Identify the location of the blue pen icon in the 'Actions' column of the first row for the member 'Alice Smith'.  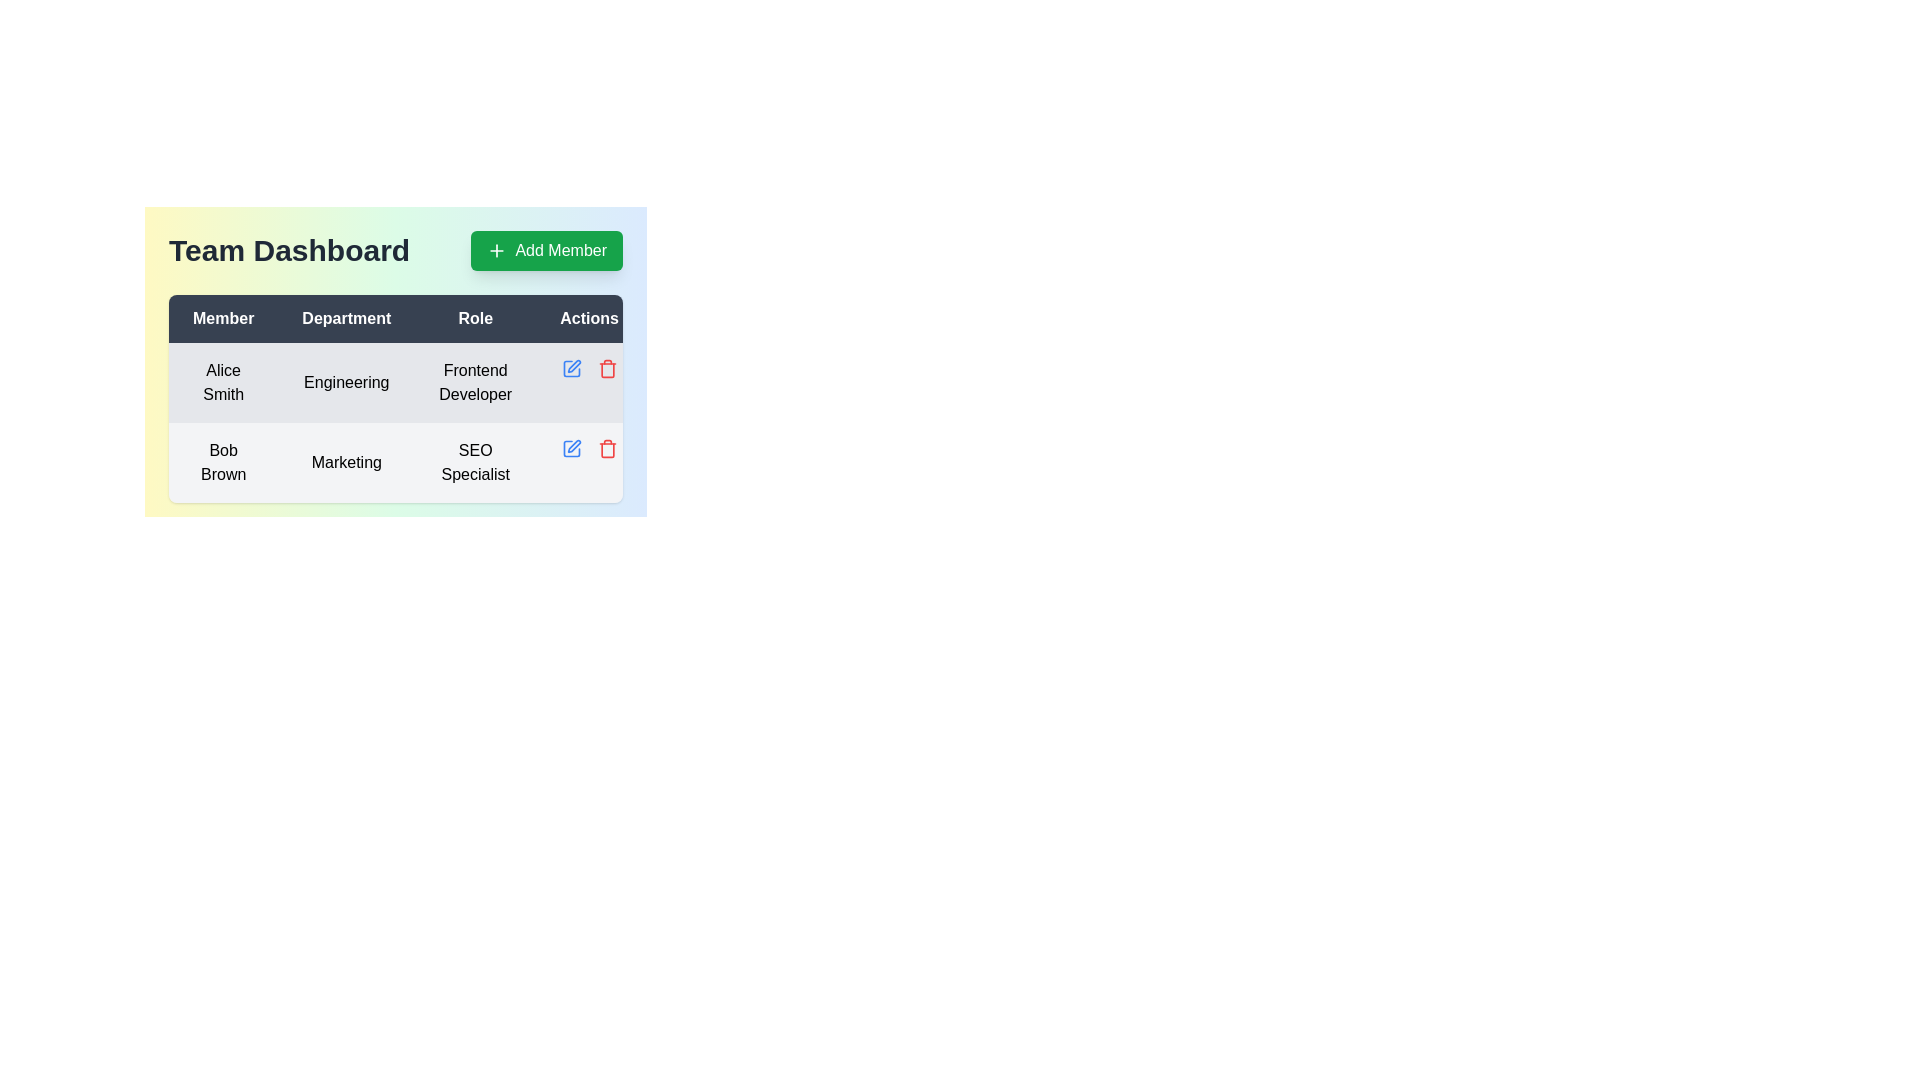
(570, 369).